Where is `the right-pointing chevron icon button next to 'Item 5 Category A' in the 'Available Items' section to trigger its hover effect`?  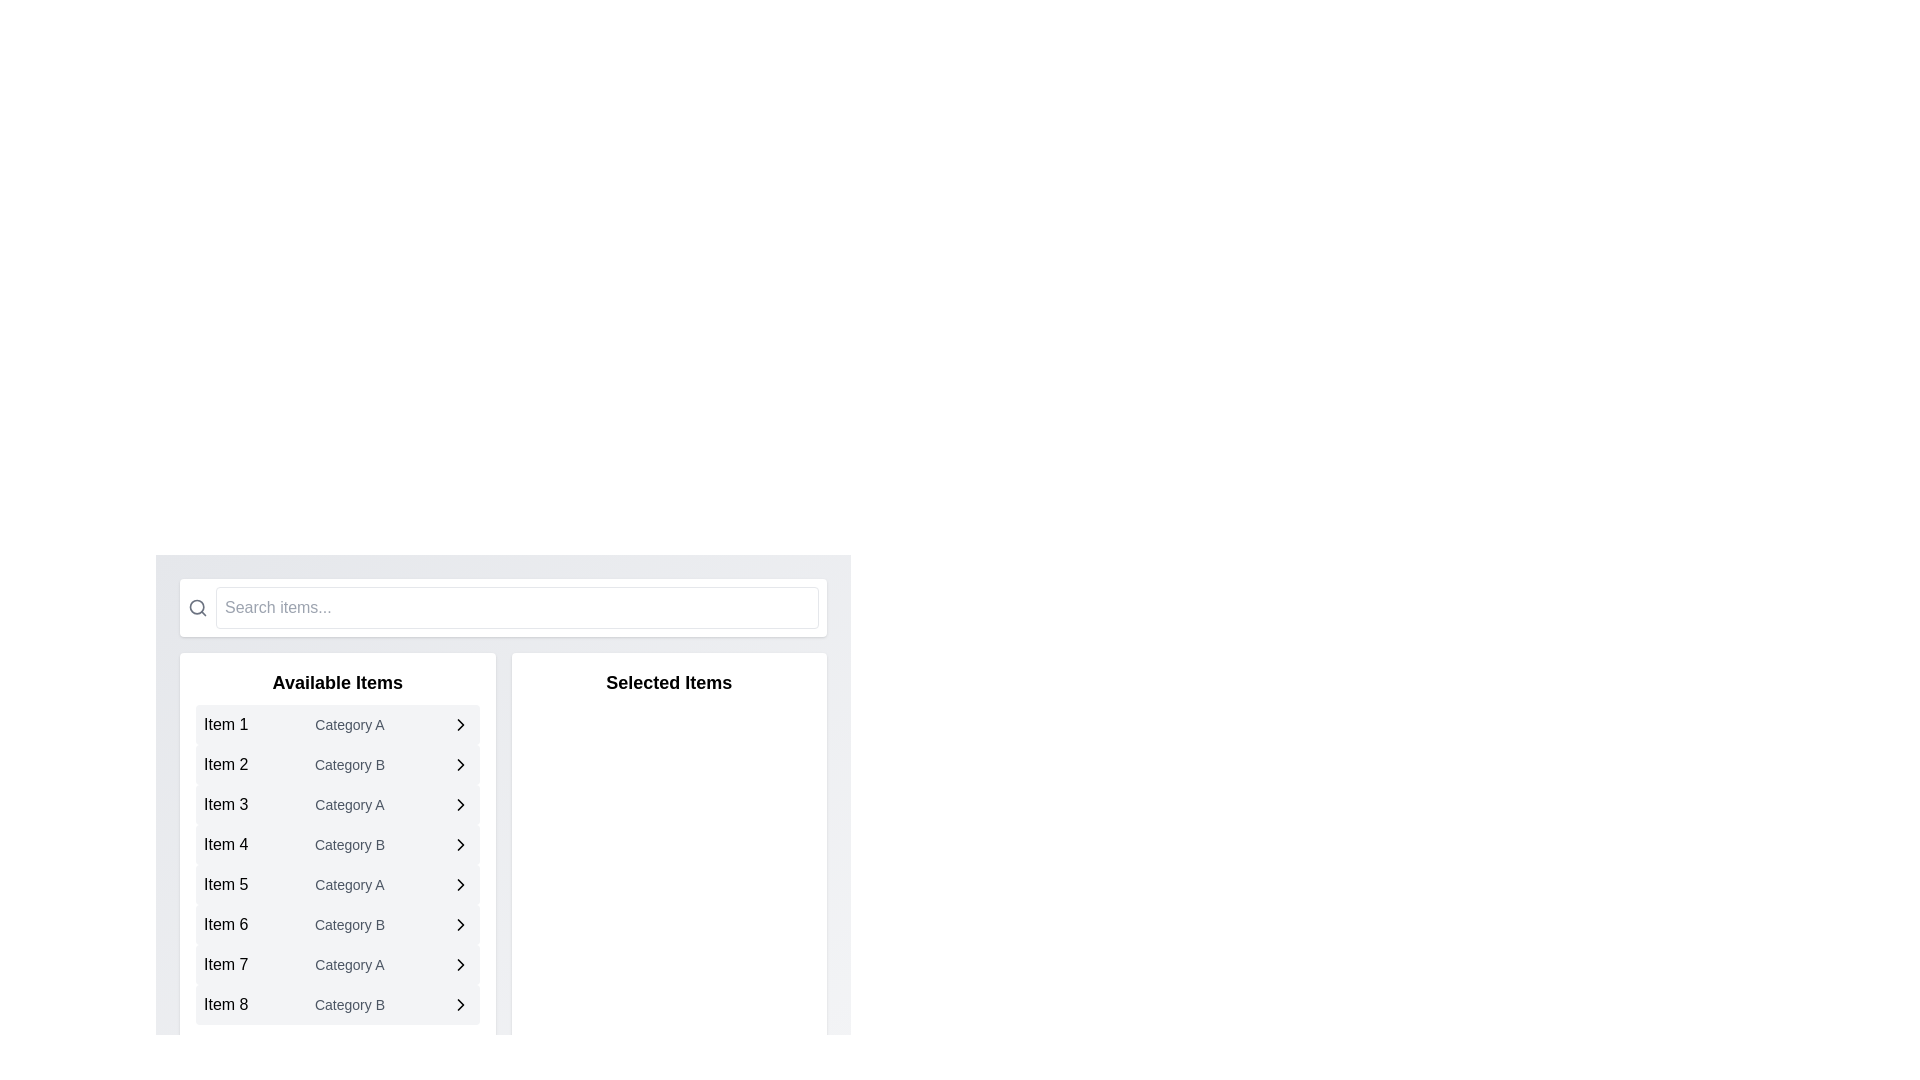
the right-pointing chevron icon button next to 'Item 5 Category A' in the 'Available Items' section to trigger its hover effect is located at coordinates (460, 883).